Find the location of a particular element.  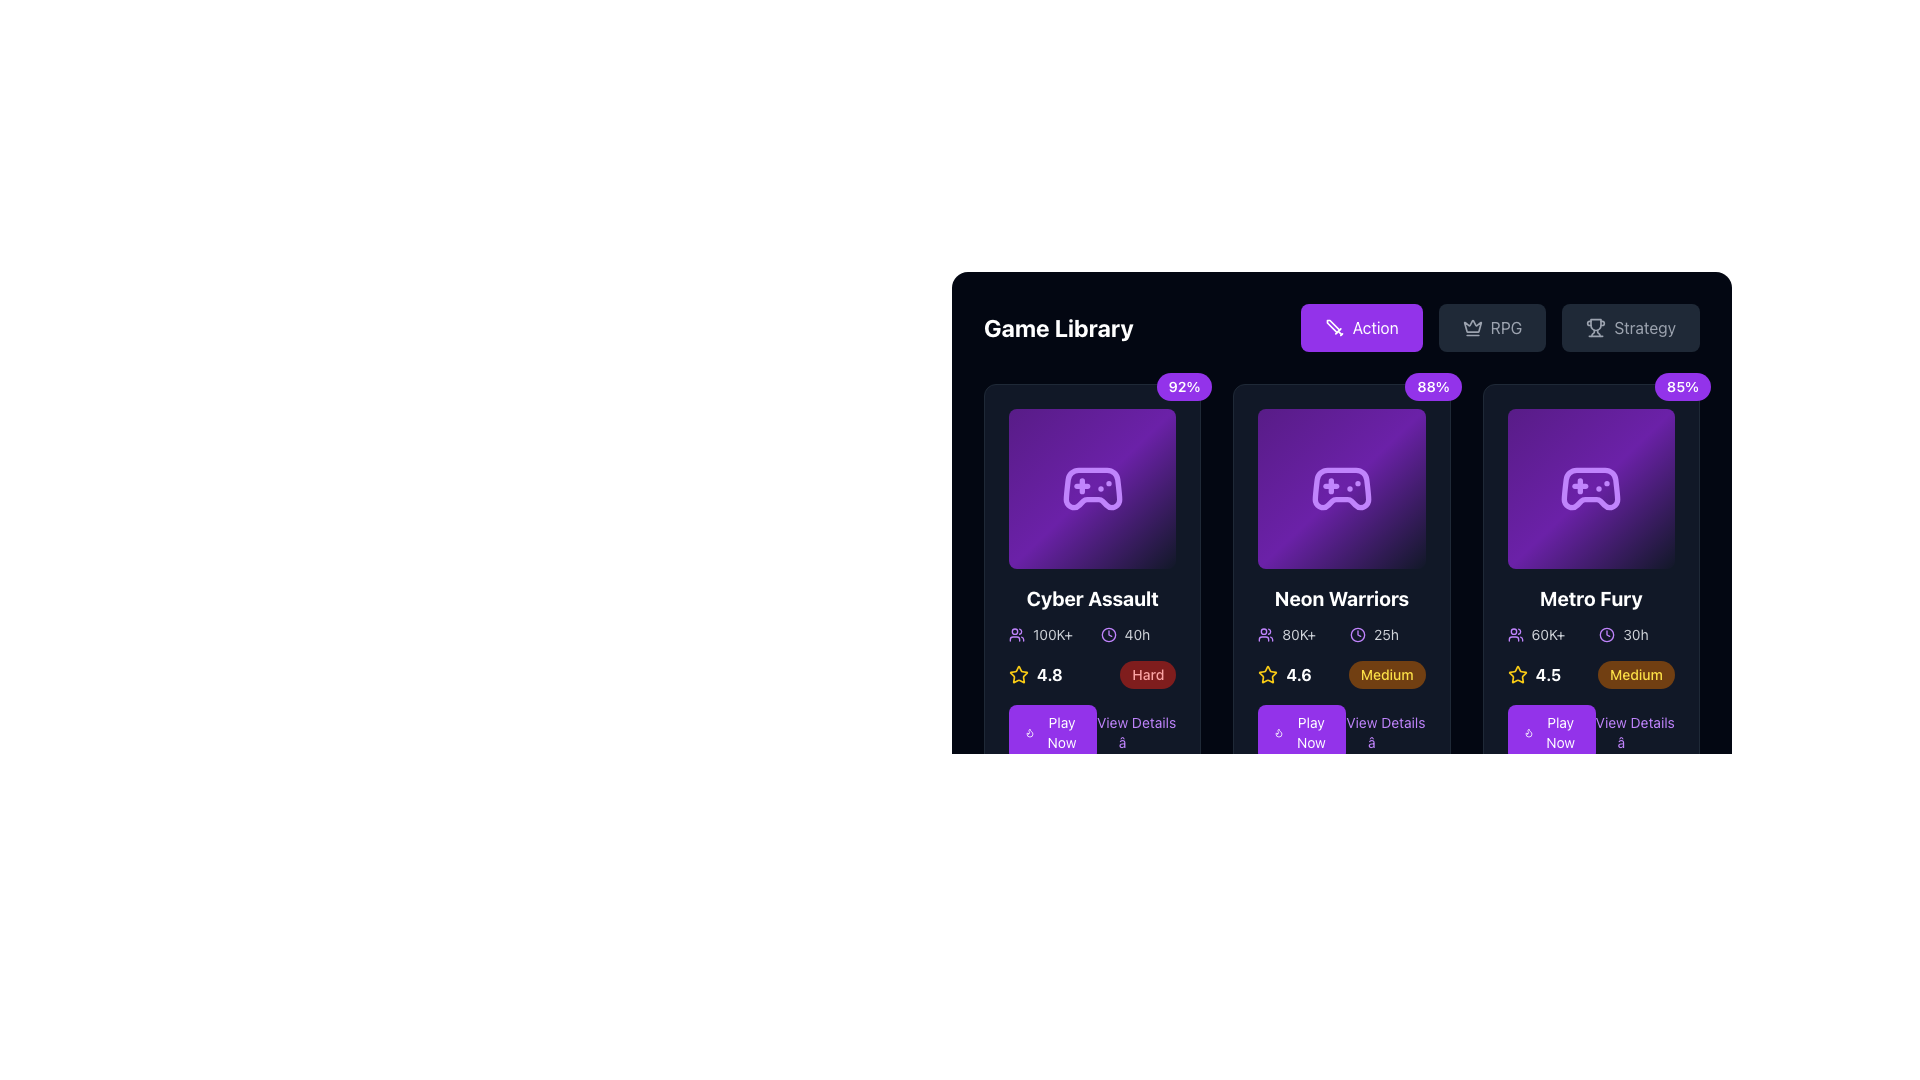

the rating element (4.6) within the 'Neon Warriors' card in the 'Game Library' section is located at coordinates (1342, 675).